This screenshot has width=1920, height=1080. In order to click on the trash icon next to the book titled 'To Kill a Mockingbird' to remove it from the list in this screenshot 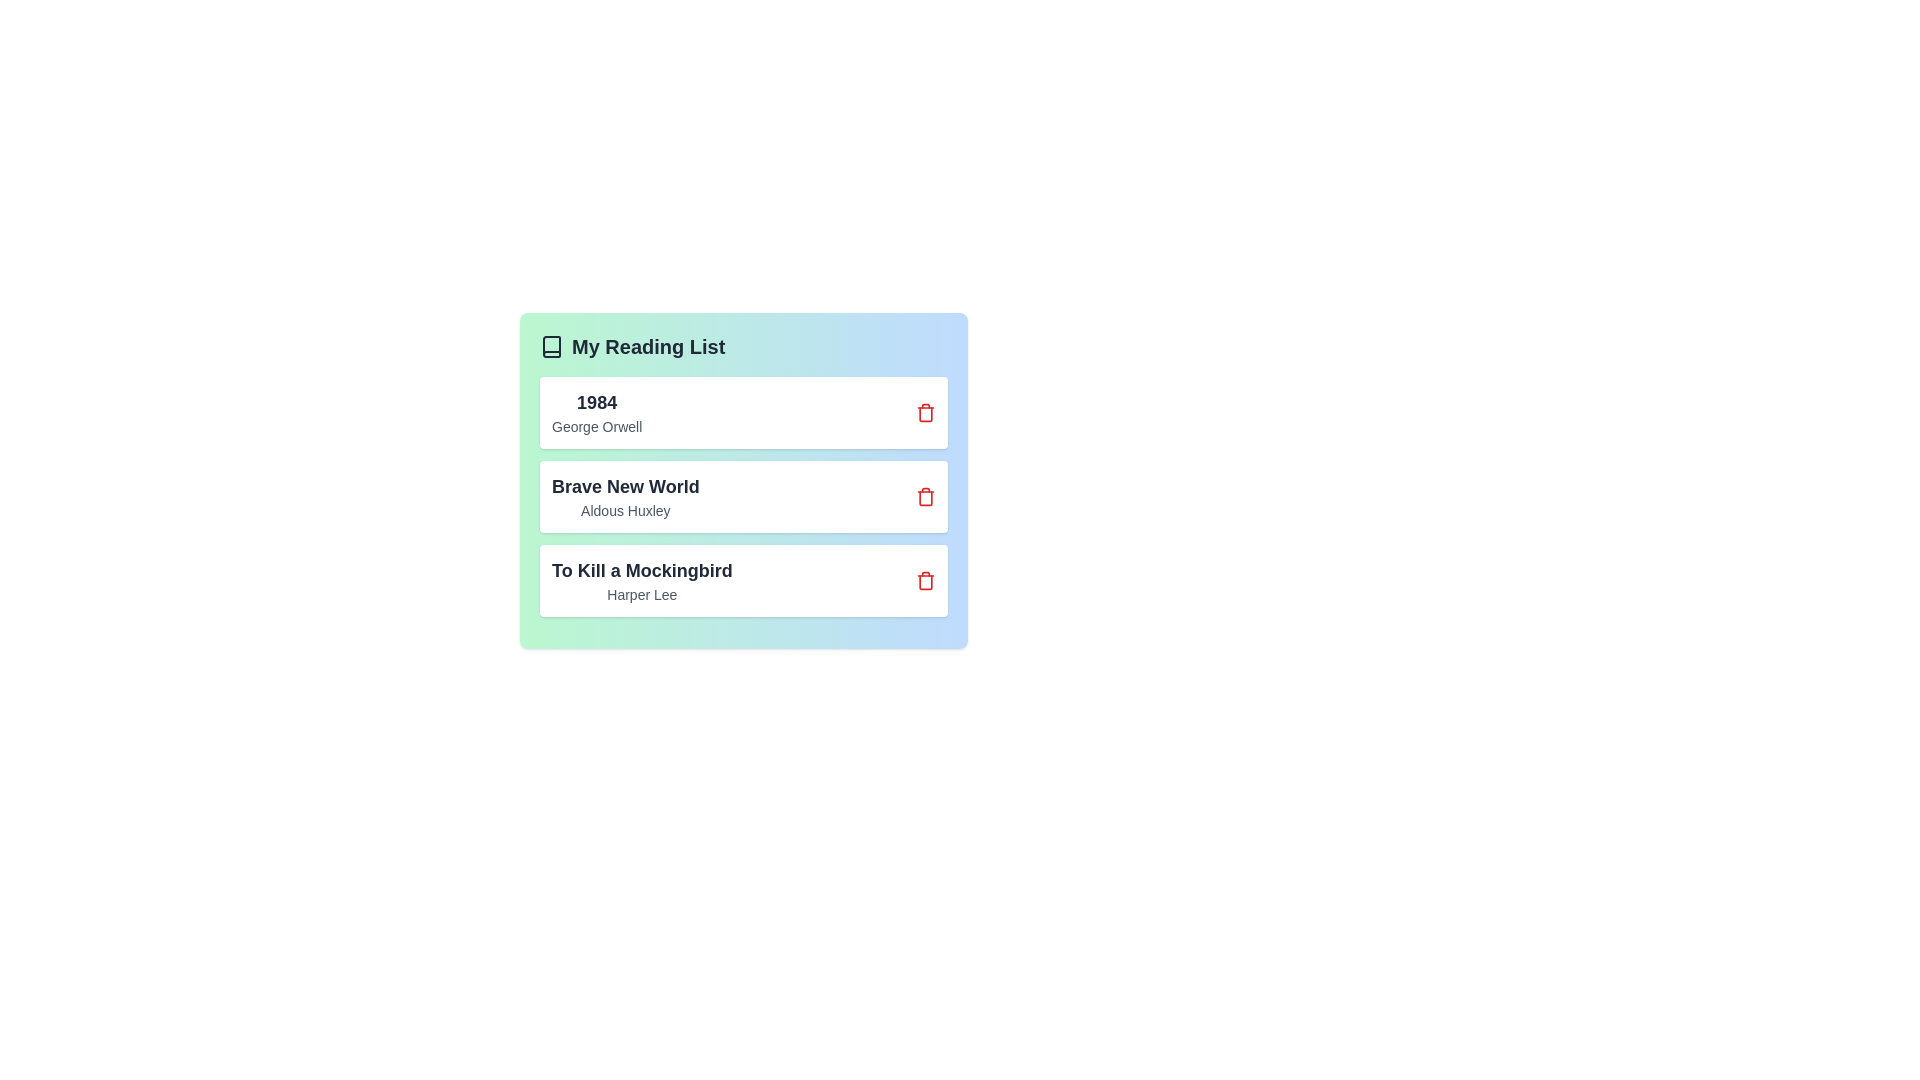, I will do `click(925, 581)`.